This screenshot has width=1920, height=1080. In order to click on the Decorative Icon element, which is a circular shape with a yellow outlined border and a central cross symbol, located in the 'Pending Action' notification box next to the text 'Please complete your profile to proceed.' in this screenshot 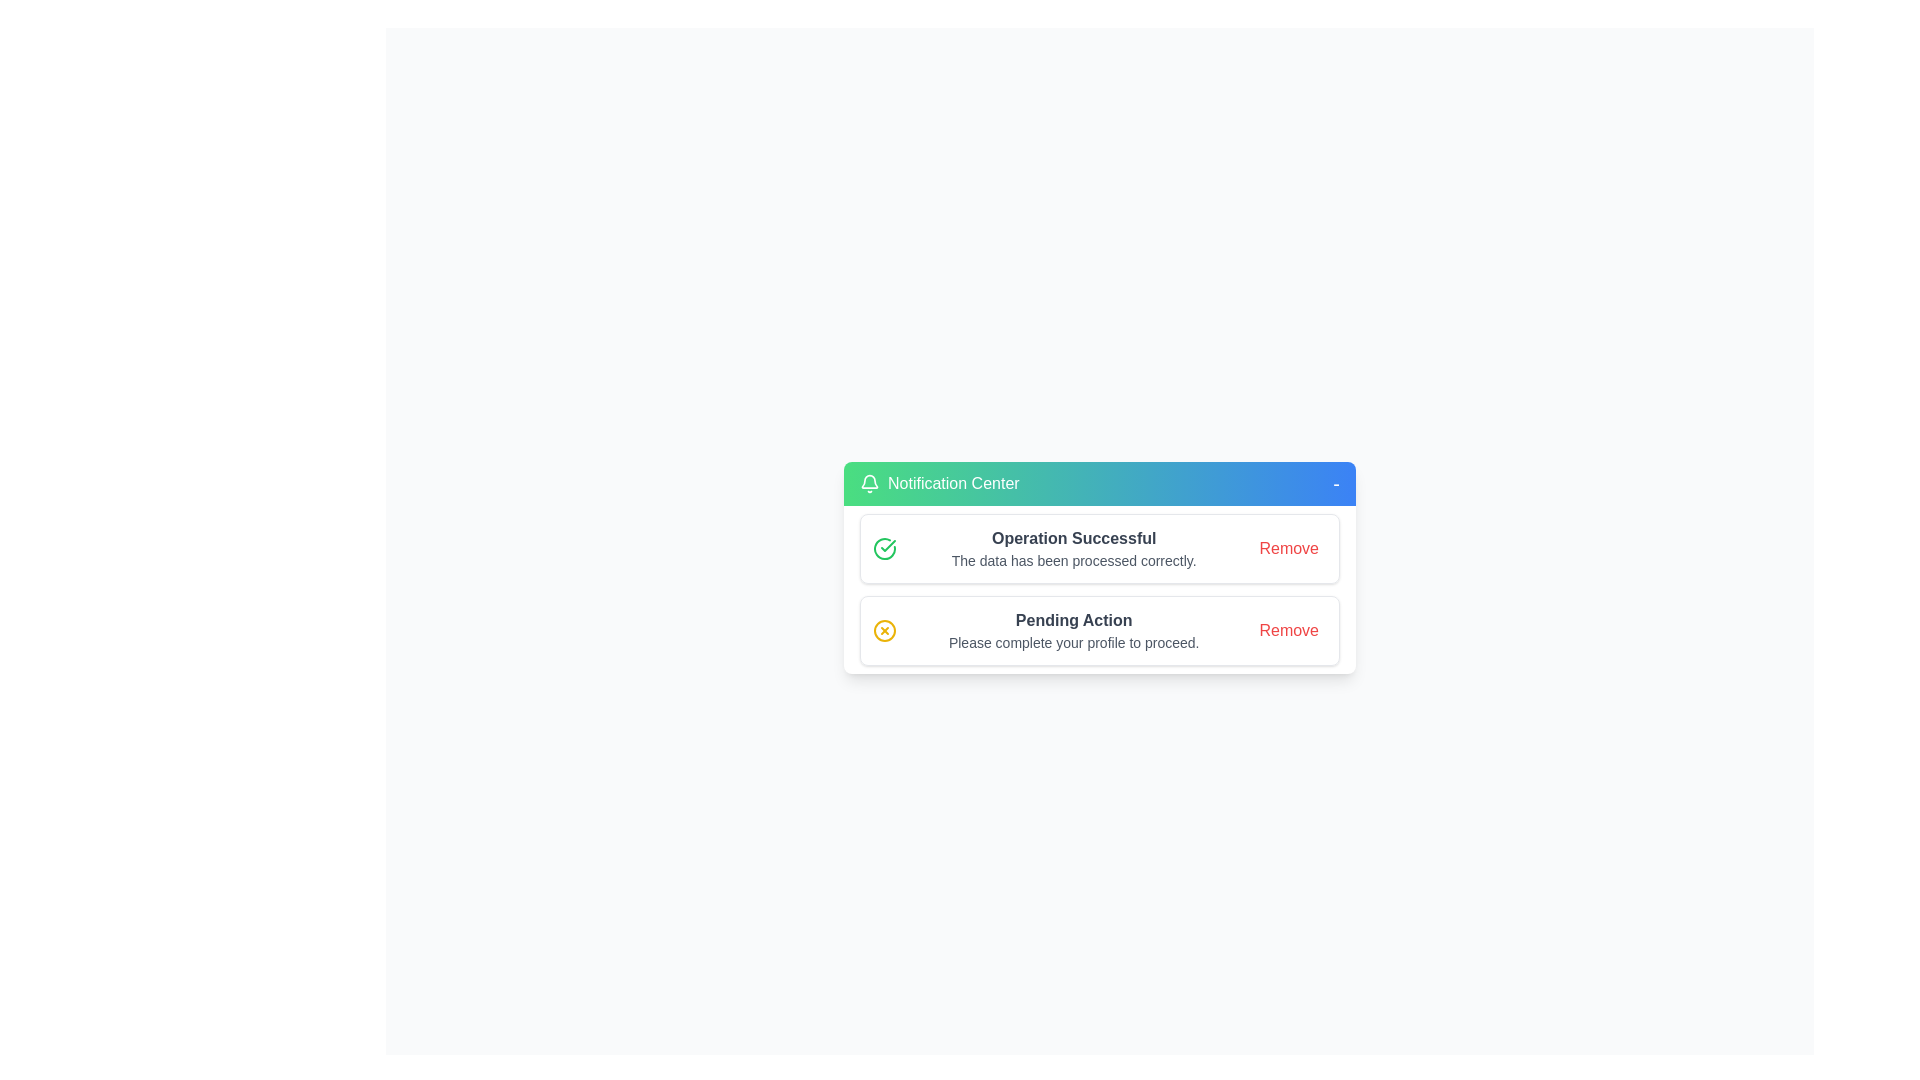, I will do `click(883, 631)`.